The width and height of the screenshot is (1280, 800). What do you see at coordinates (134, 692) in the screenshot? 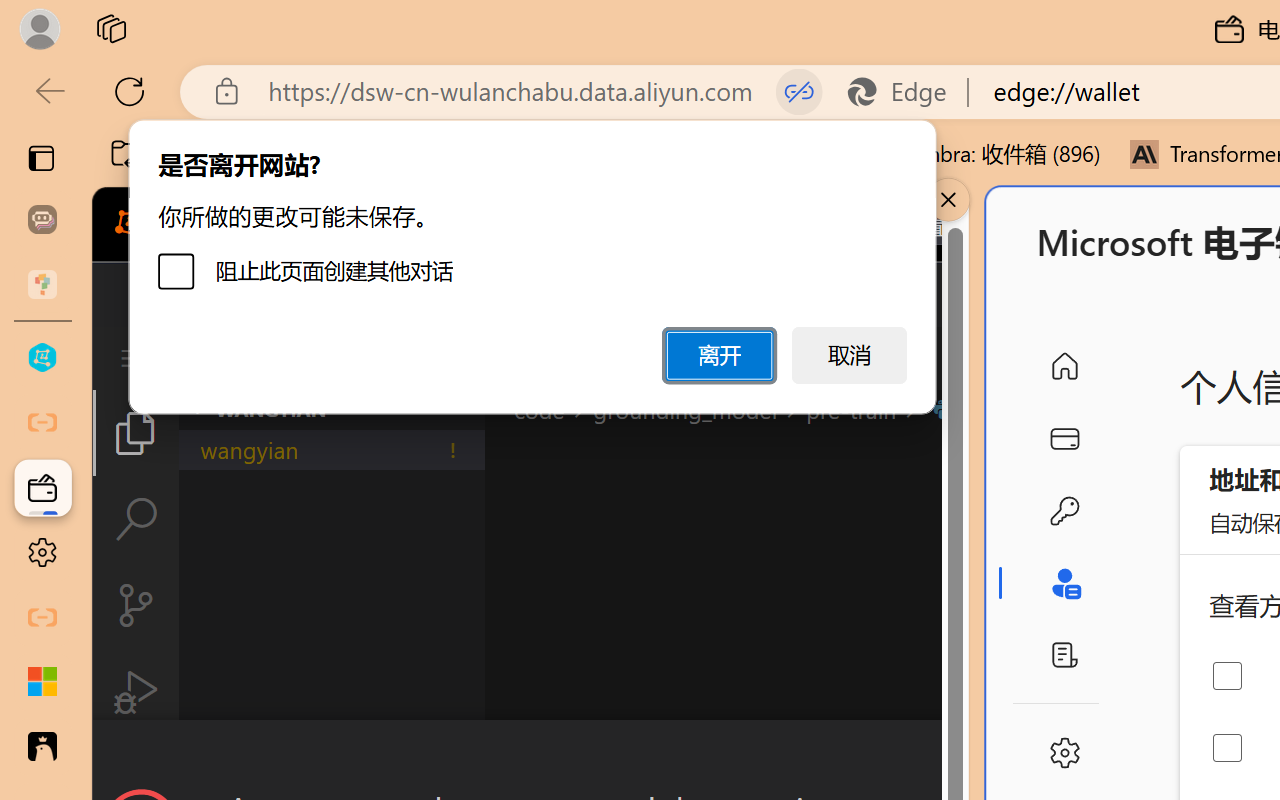
I see `'Run and Debug (Ctrl+Shift+D)'` at bounding box center [134, 692].